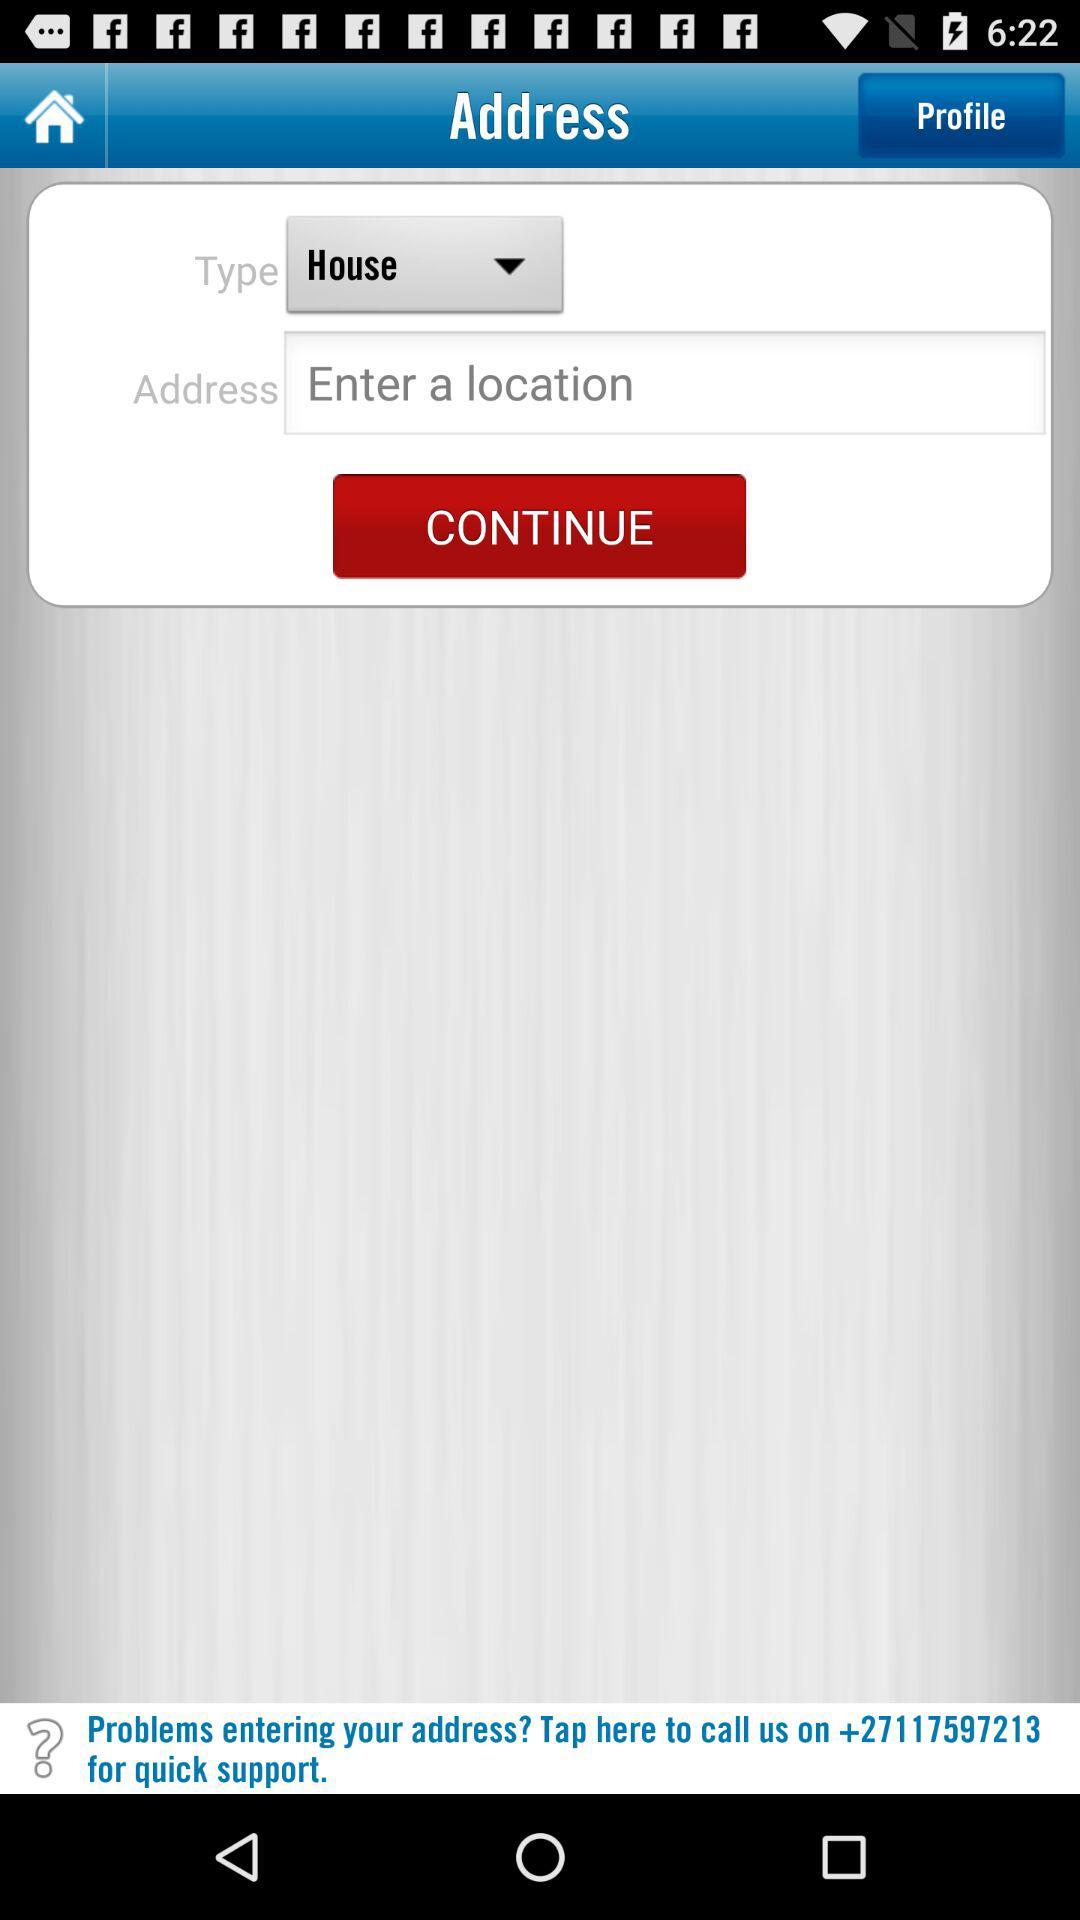 The image size is (1080, 1920). I want to click on the home icon, so click(51, 122).